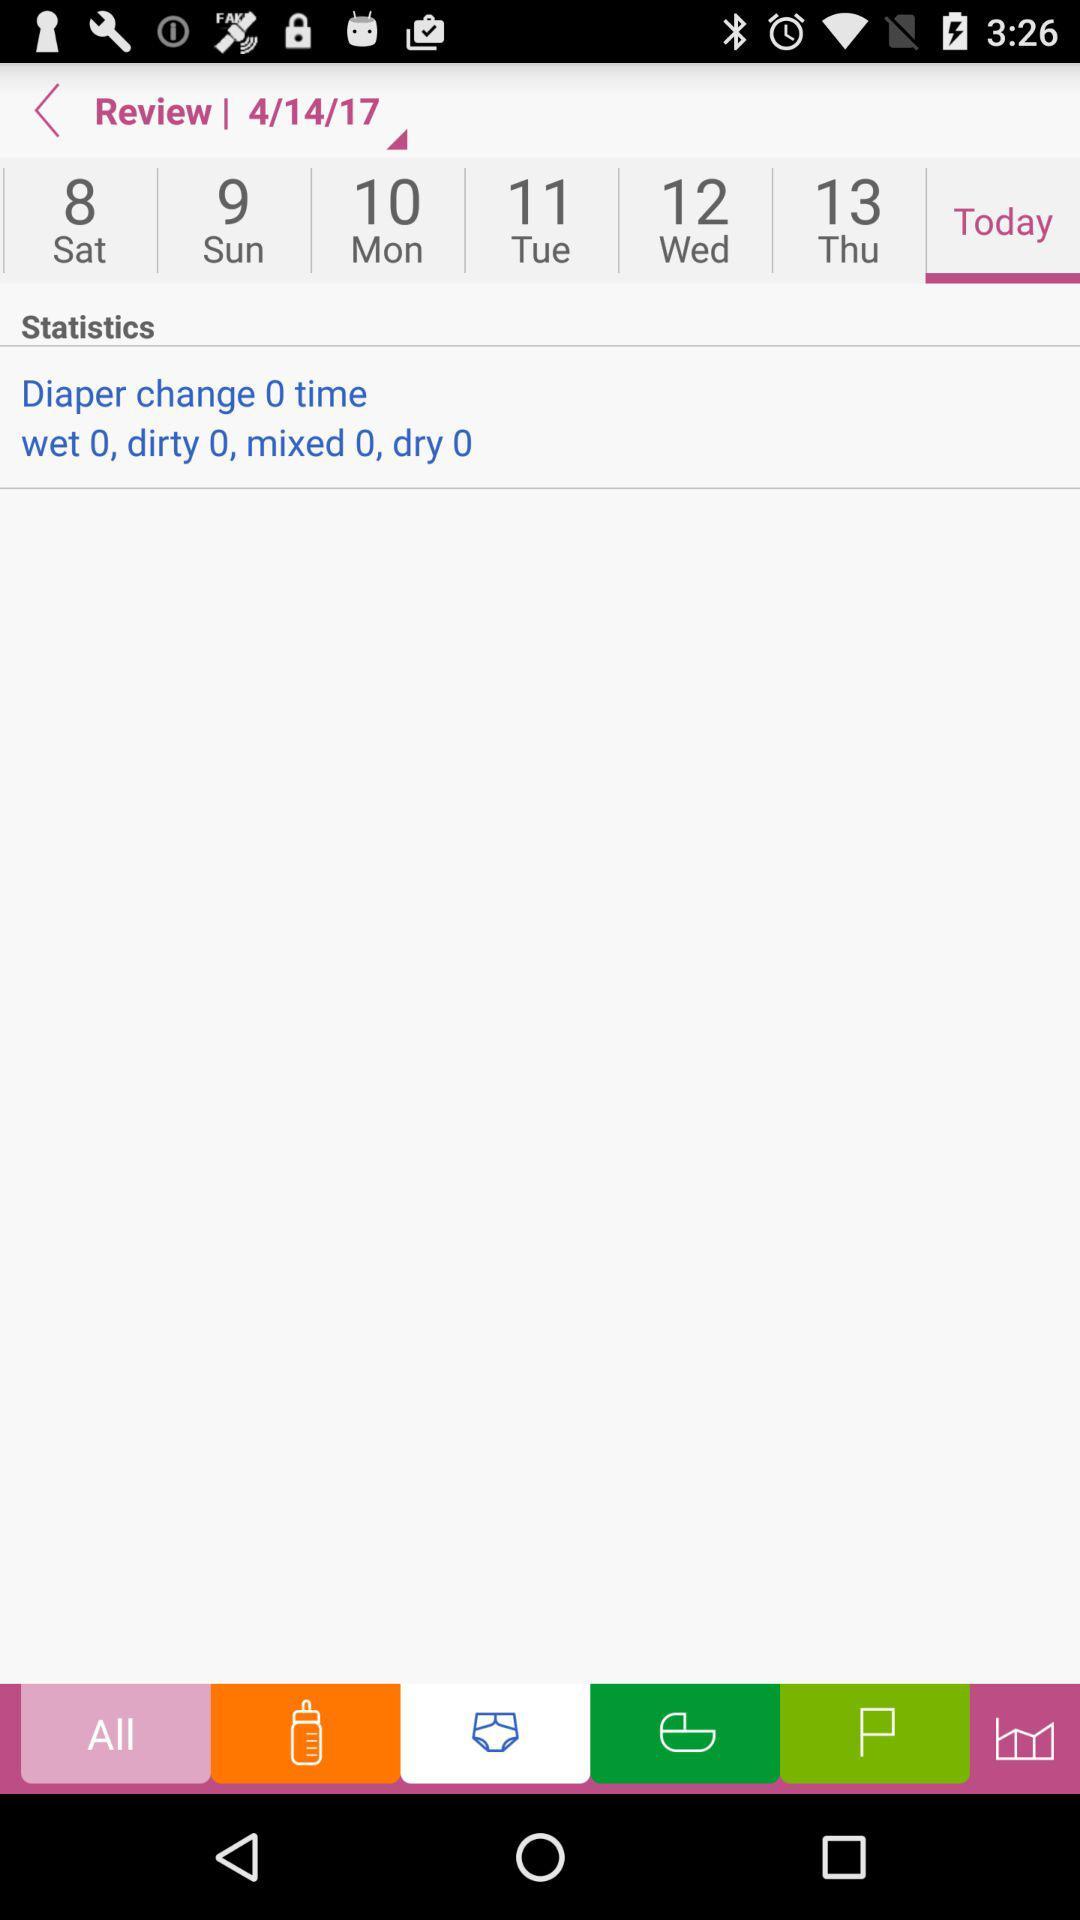 The height and width of the screenshot is (1920, 1080). What do you see at coordinates (848, 220) in the screenshot?
I see `icon to the right of 12` at bounding box center [848, 220].